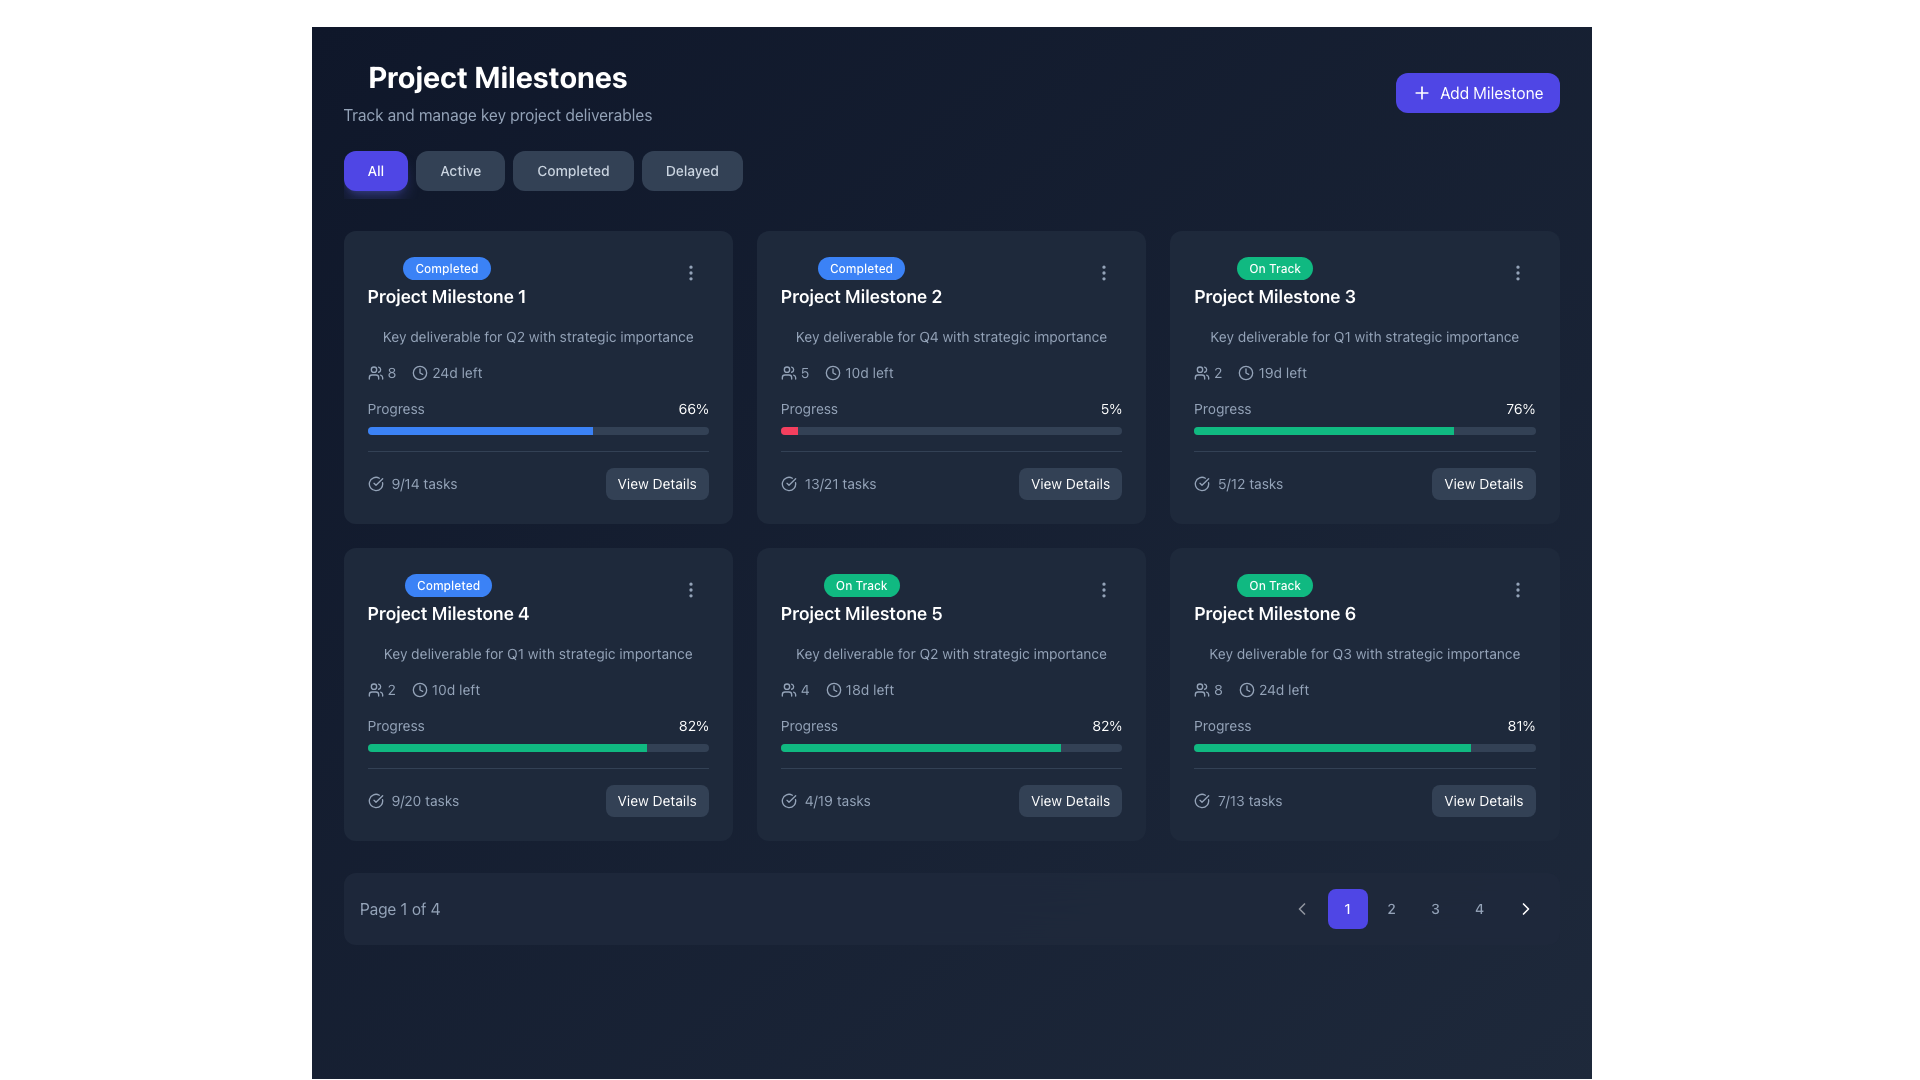  What do you see at coordinates (538, 654) in the screenshot?
I see `the text label that provides a brief description related to 'Project Milestone 4', which is centrally aligned beneath the title in the card` at bounding box center [538, 654].